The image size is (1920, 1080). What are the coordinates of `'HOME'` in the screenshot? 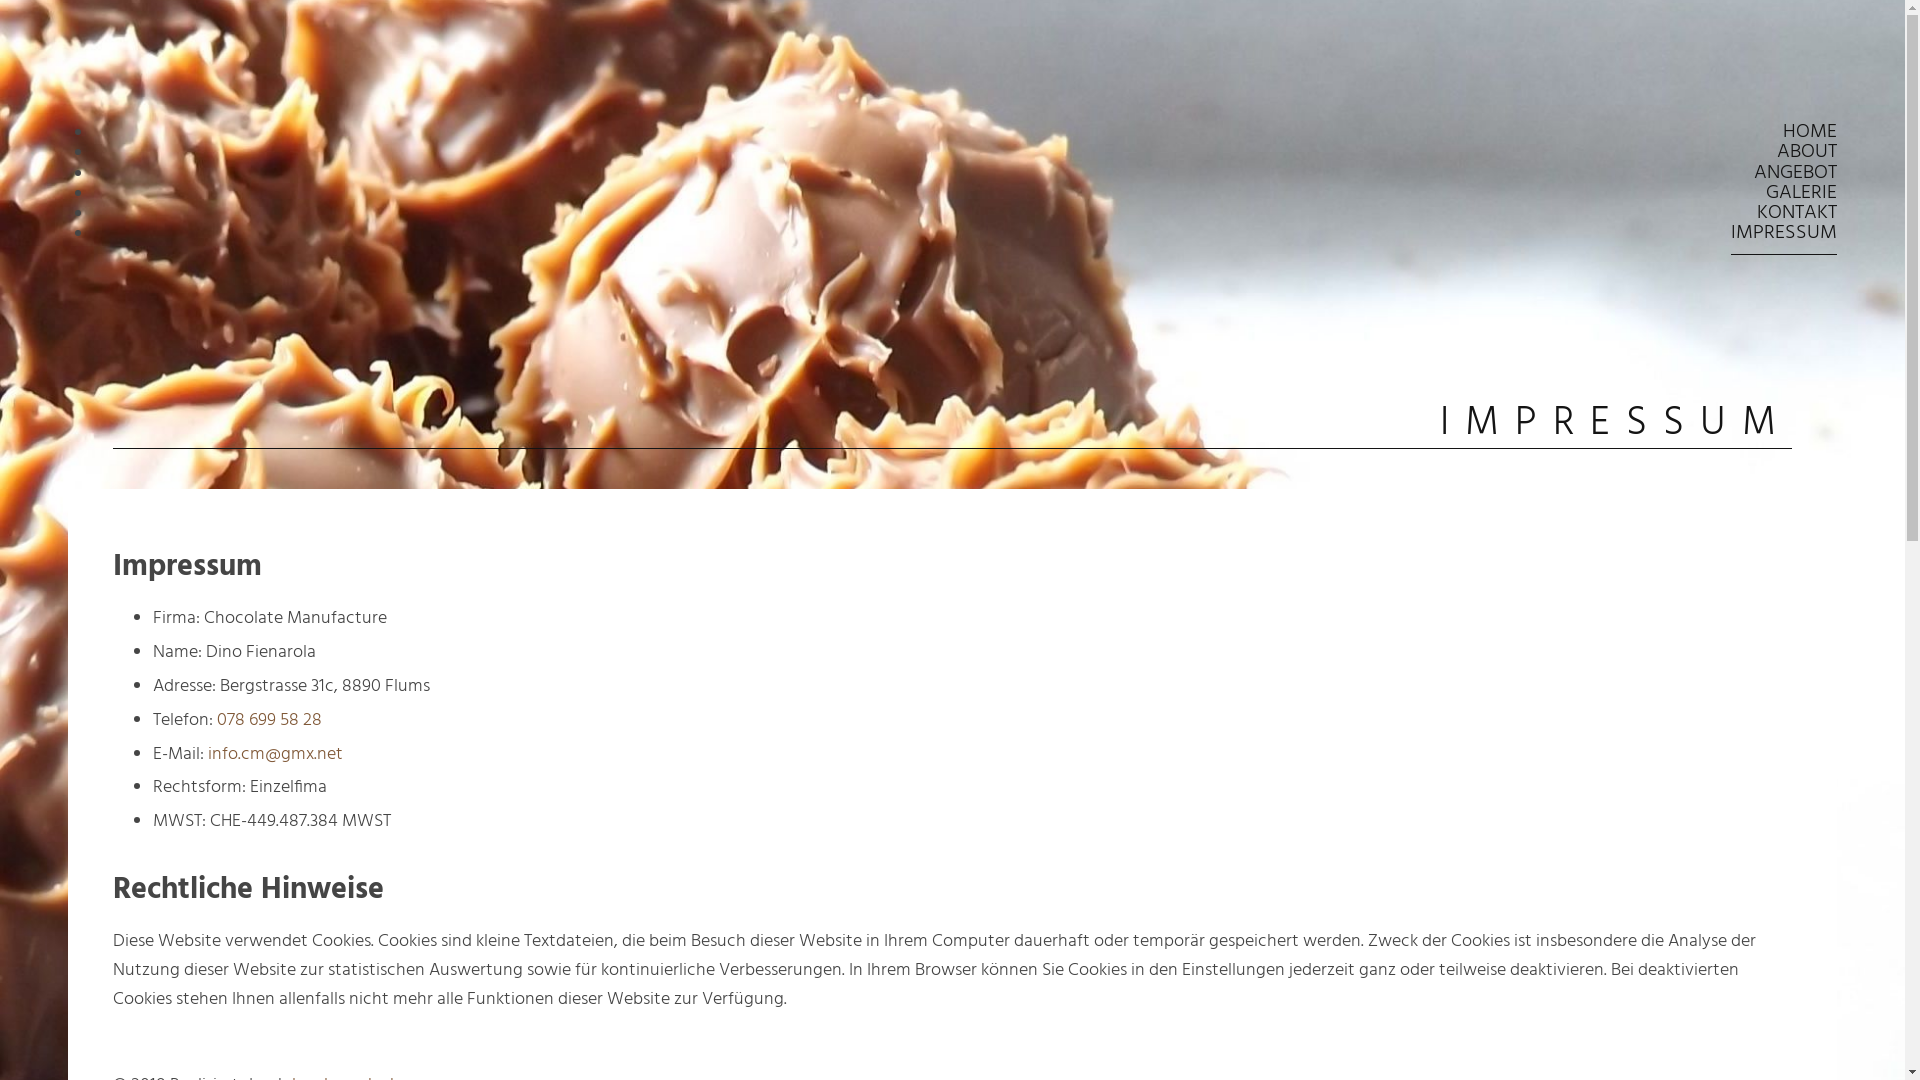 It's located at (1782, 132).